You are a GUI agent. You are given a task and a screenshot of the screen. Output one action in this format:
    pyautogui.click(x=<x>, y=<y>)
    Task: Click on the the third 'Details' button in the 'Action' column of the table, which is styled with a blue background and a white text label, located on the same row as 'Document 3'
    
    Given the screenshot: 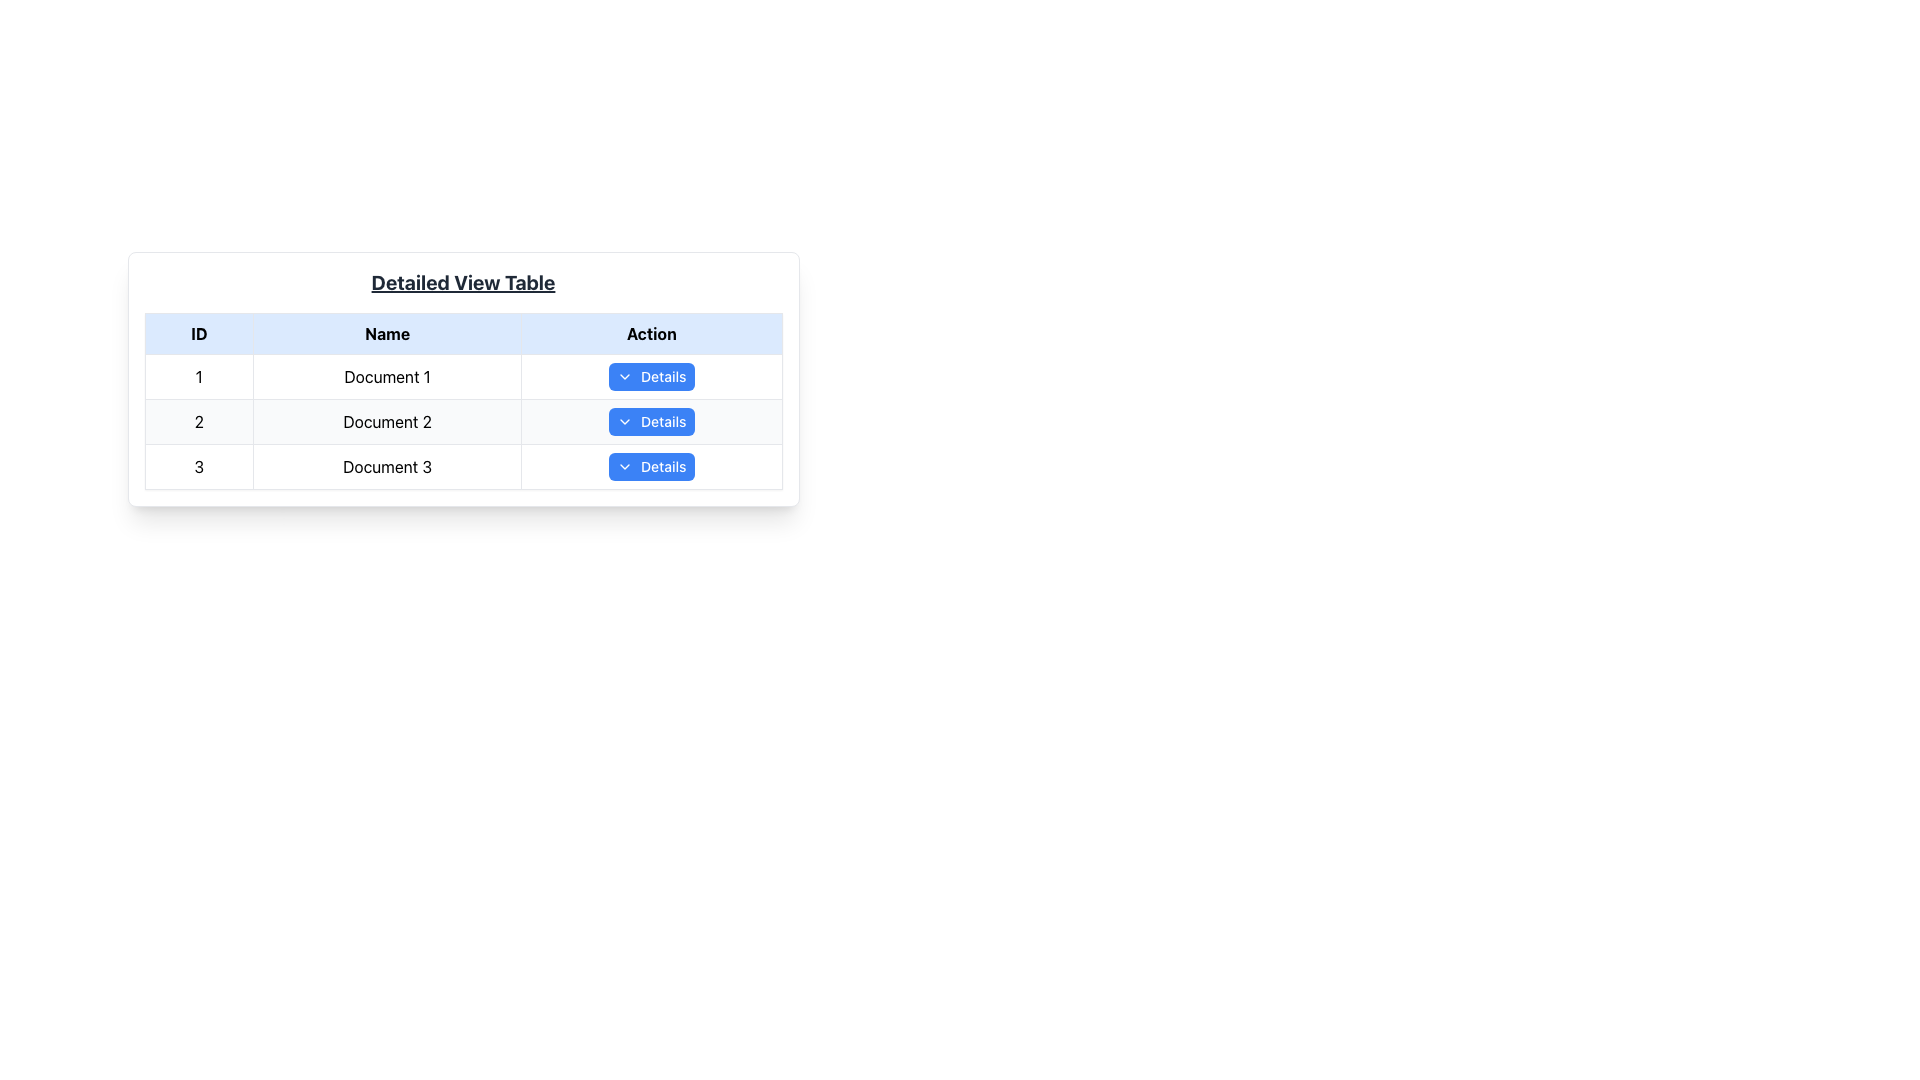 What is the action you would take?
    pyautogui.click(x=651, y=466)
    